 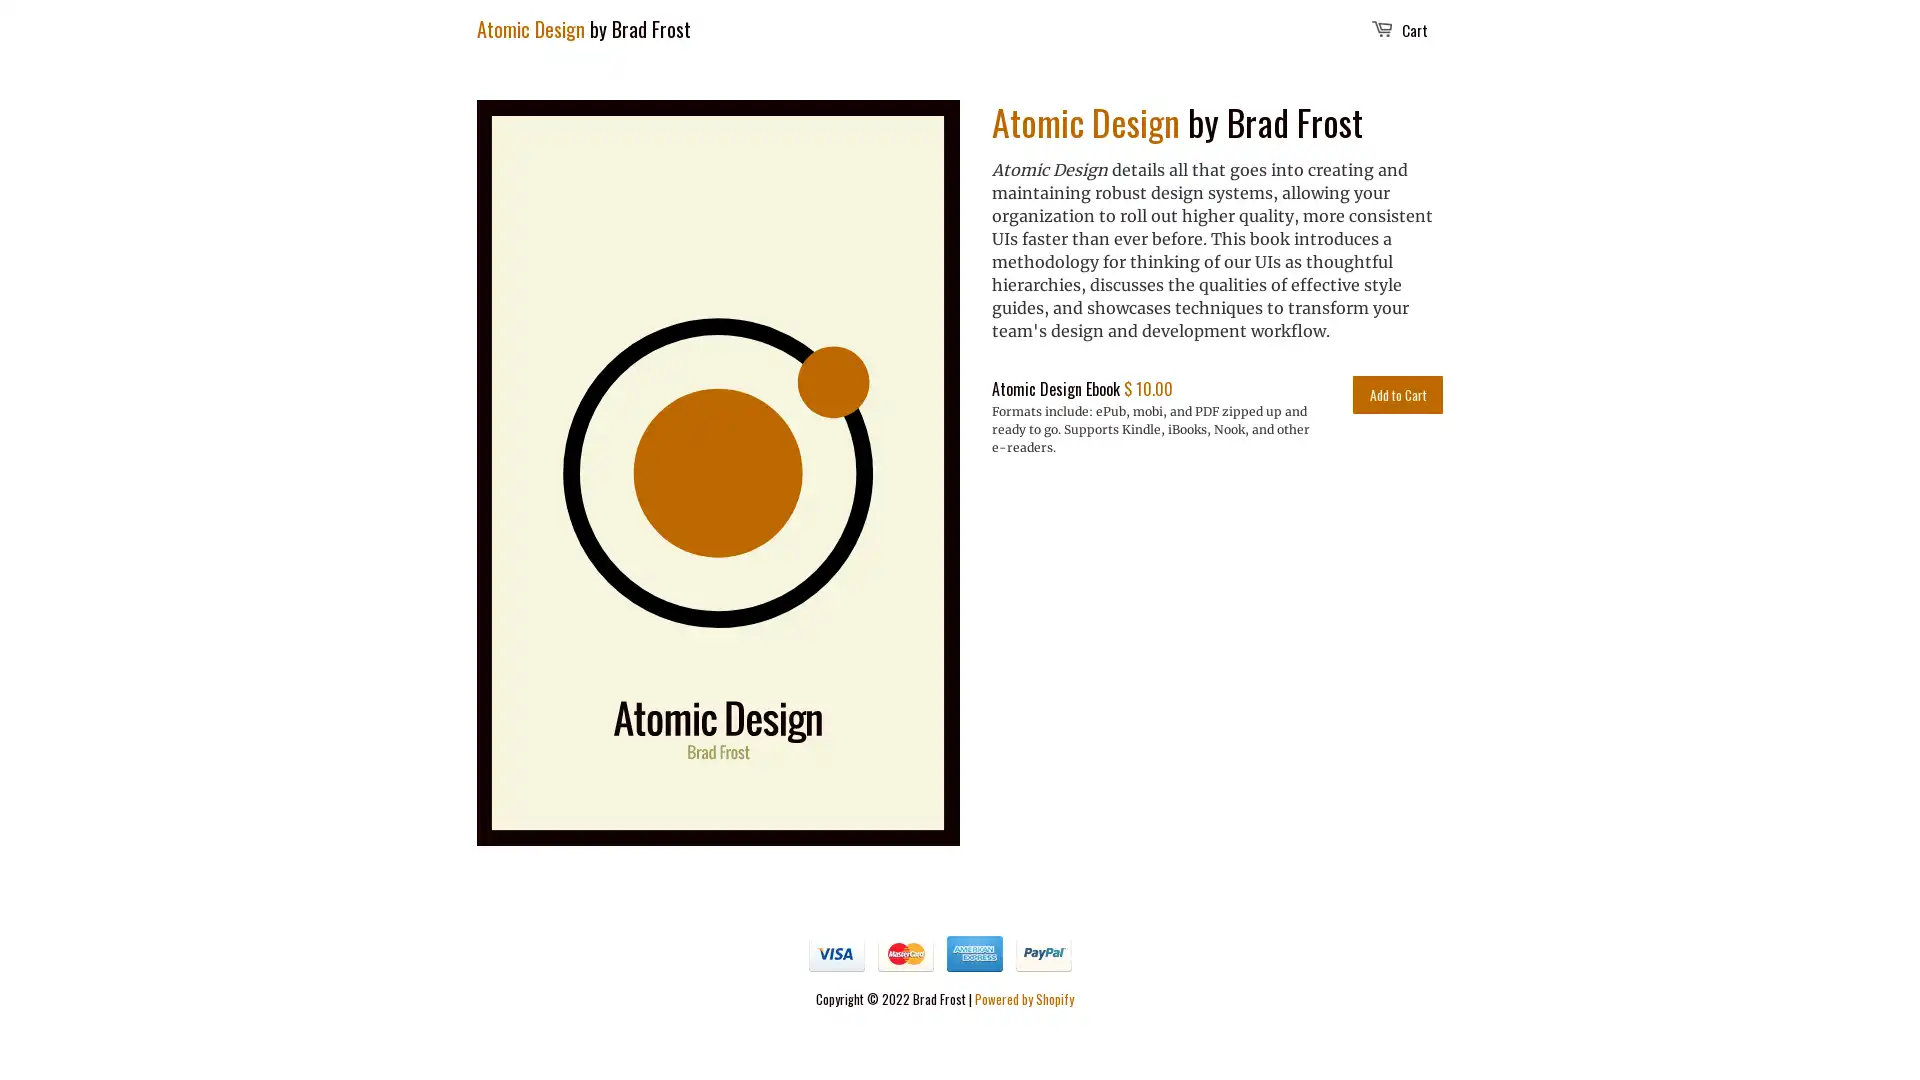 I want to click on Add to Cart, so click(x=1396, y=394).